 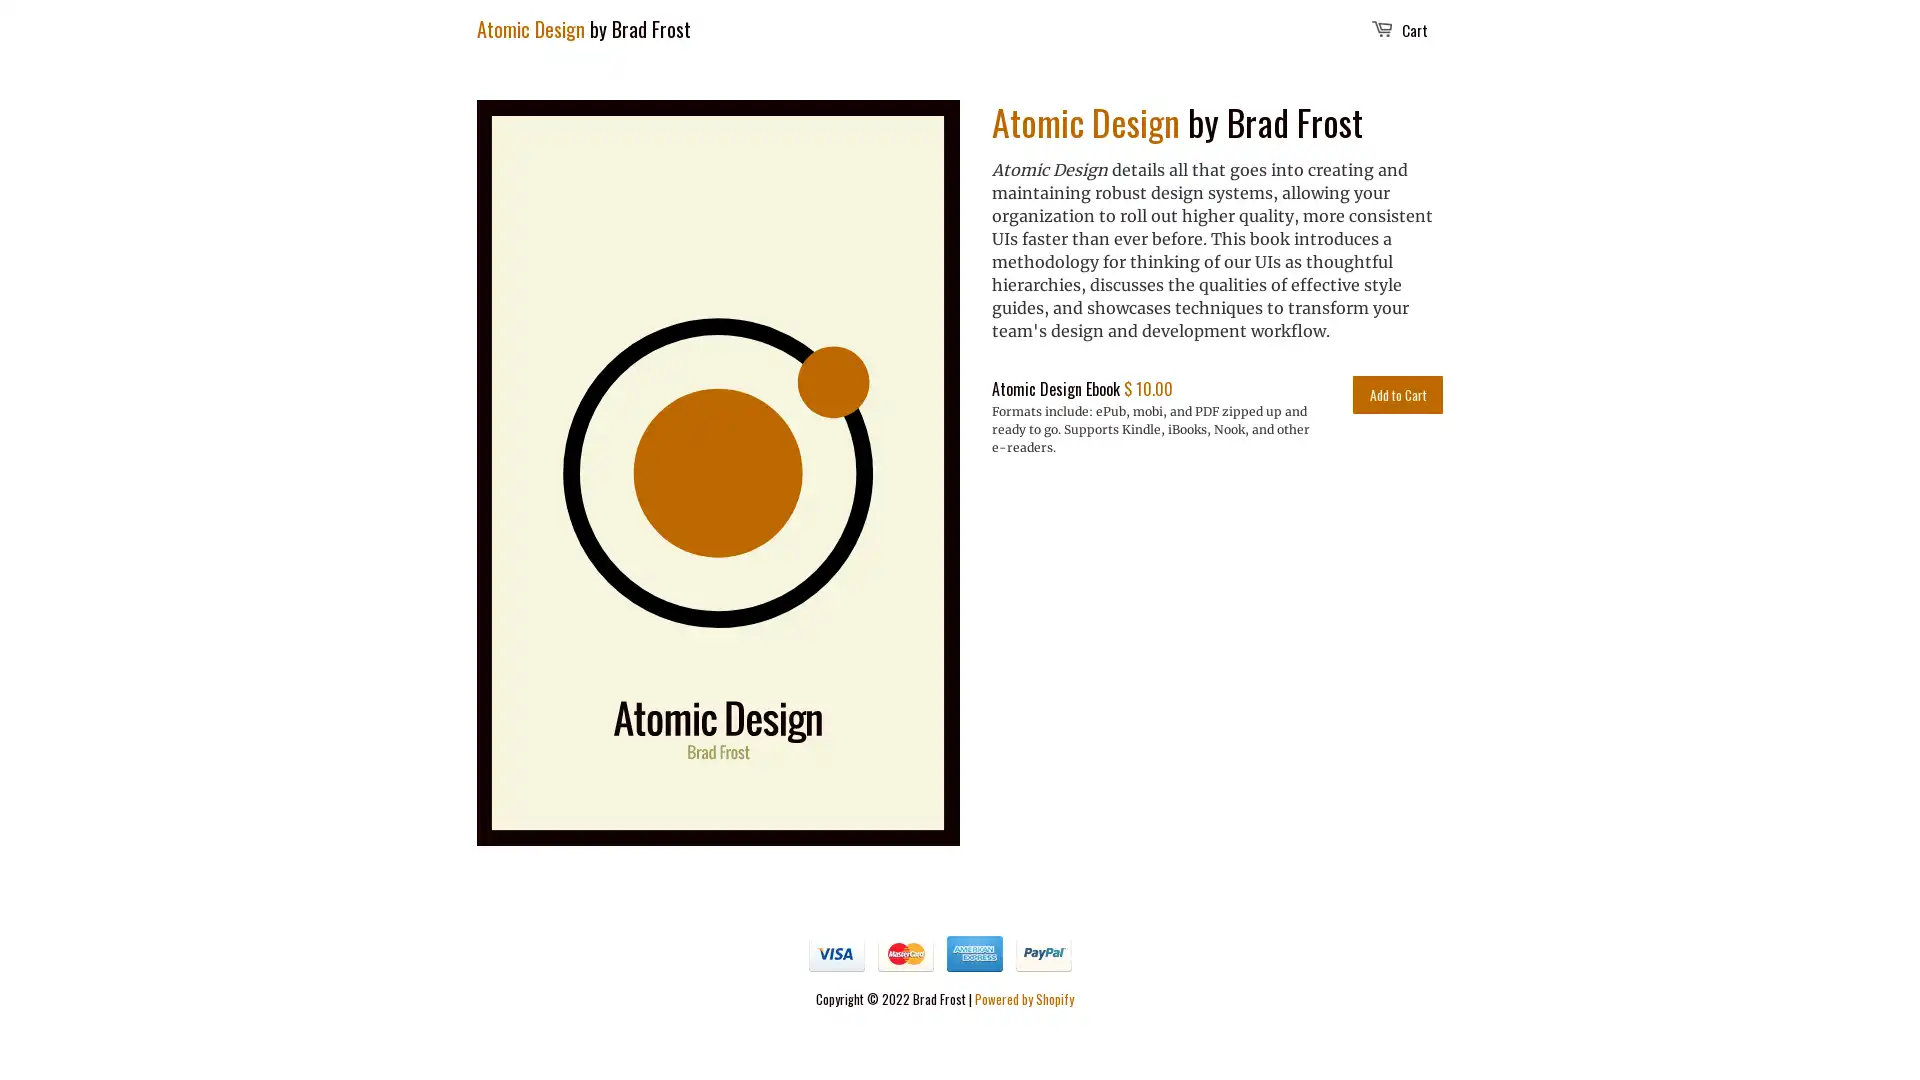 I want to click on Add to Cart, so click(x=1396, y=394).